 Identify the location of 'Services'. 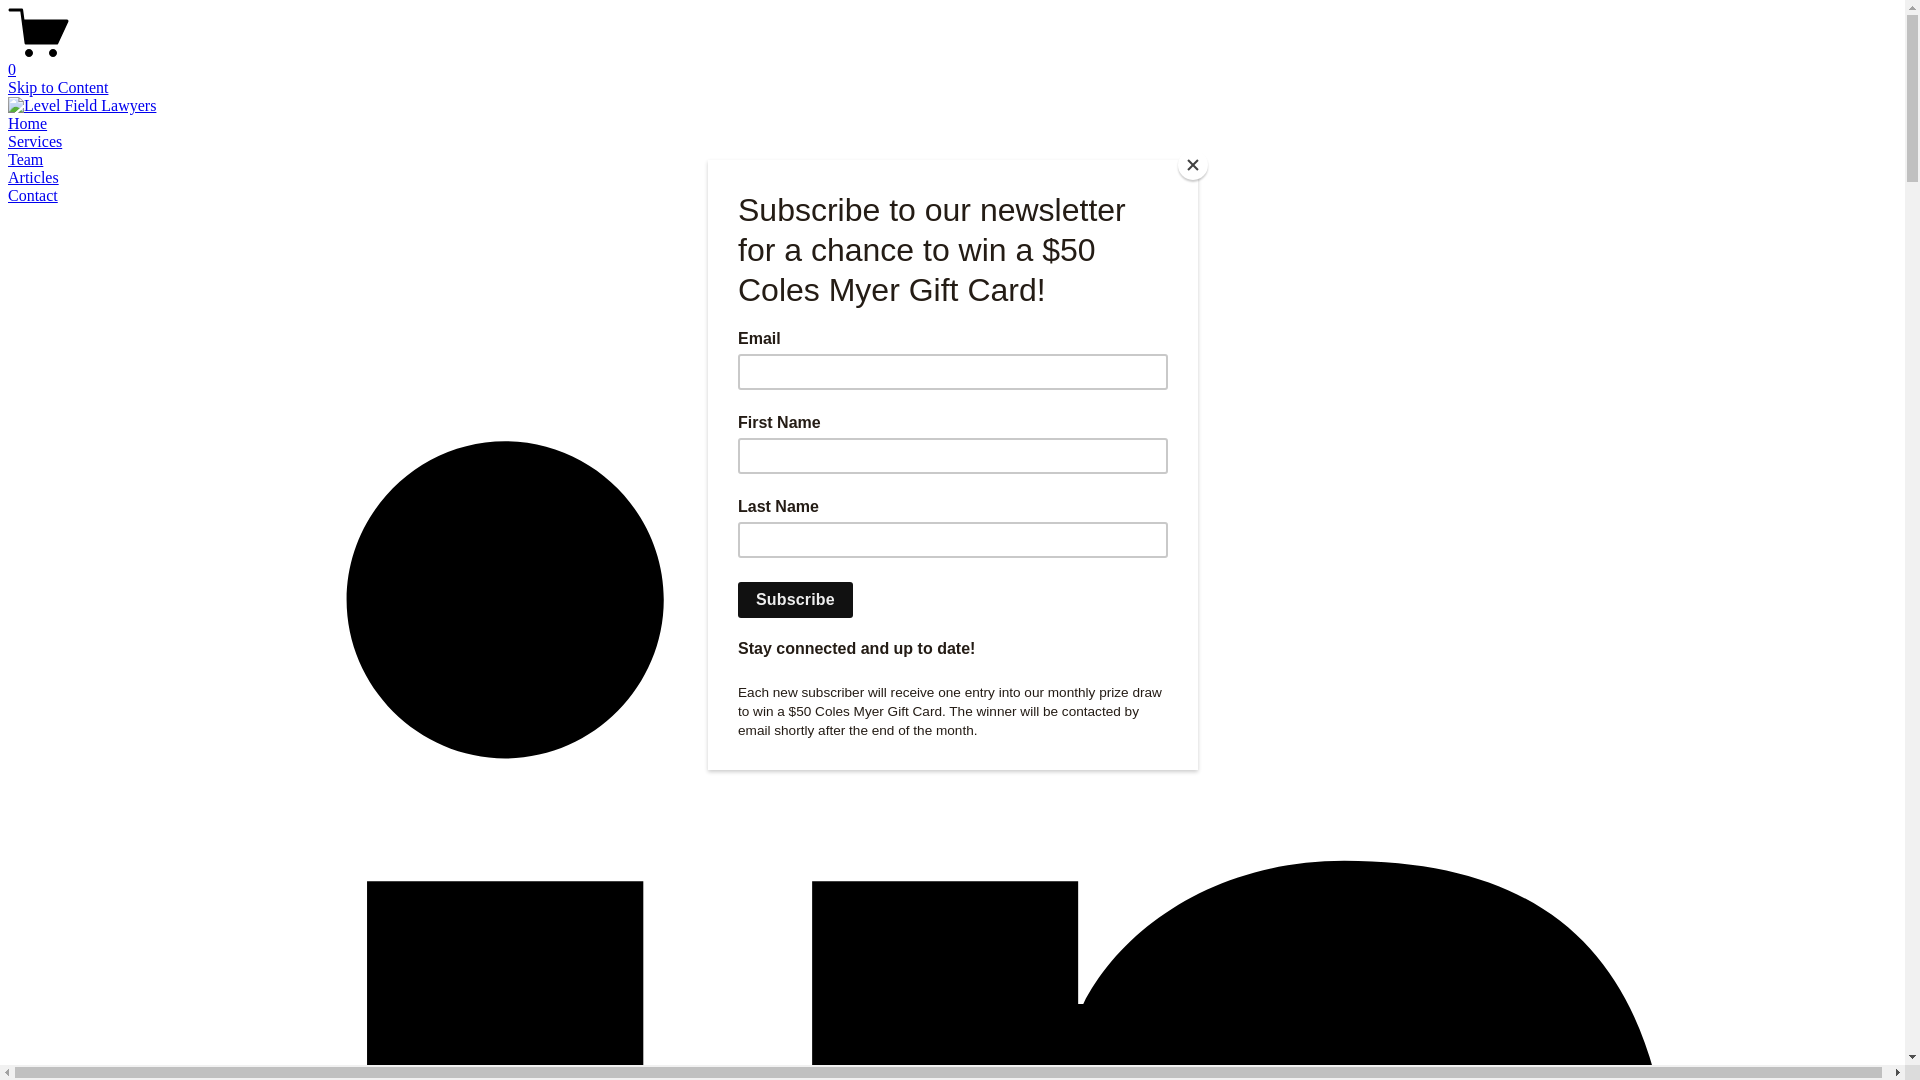
(34, 140).